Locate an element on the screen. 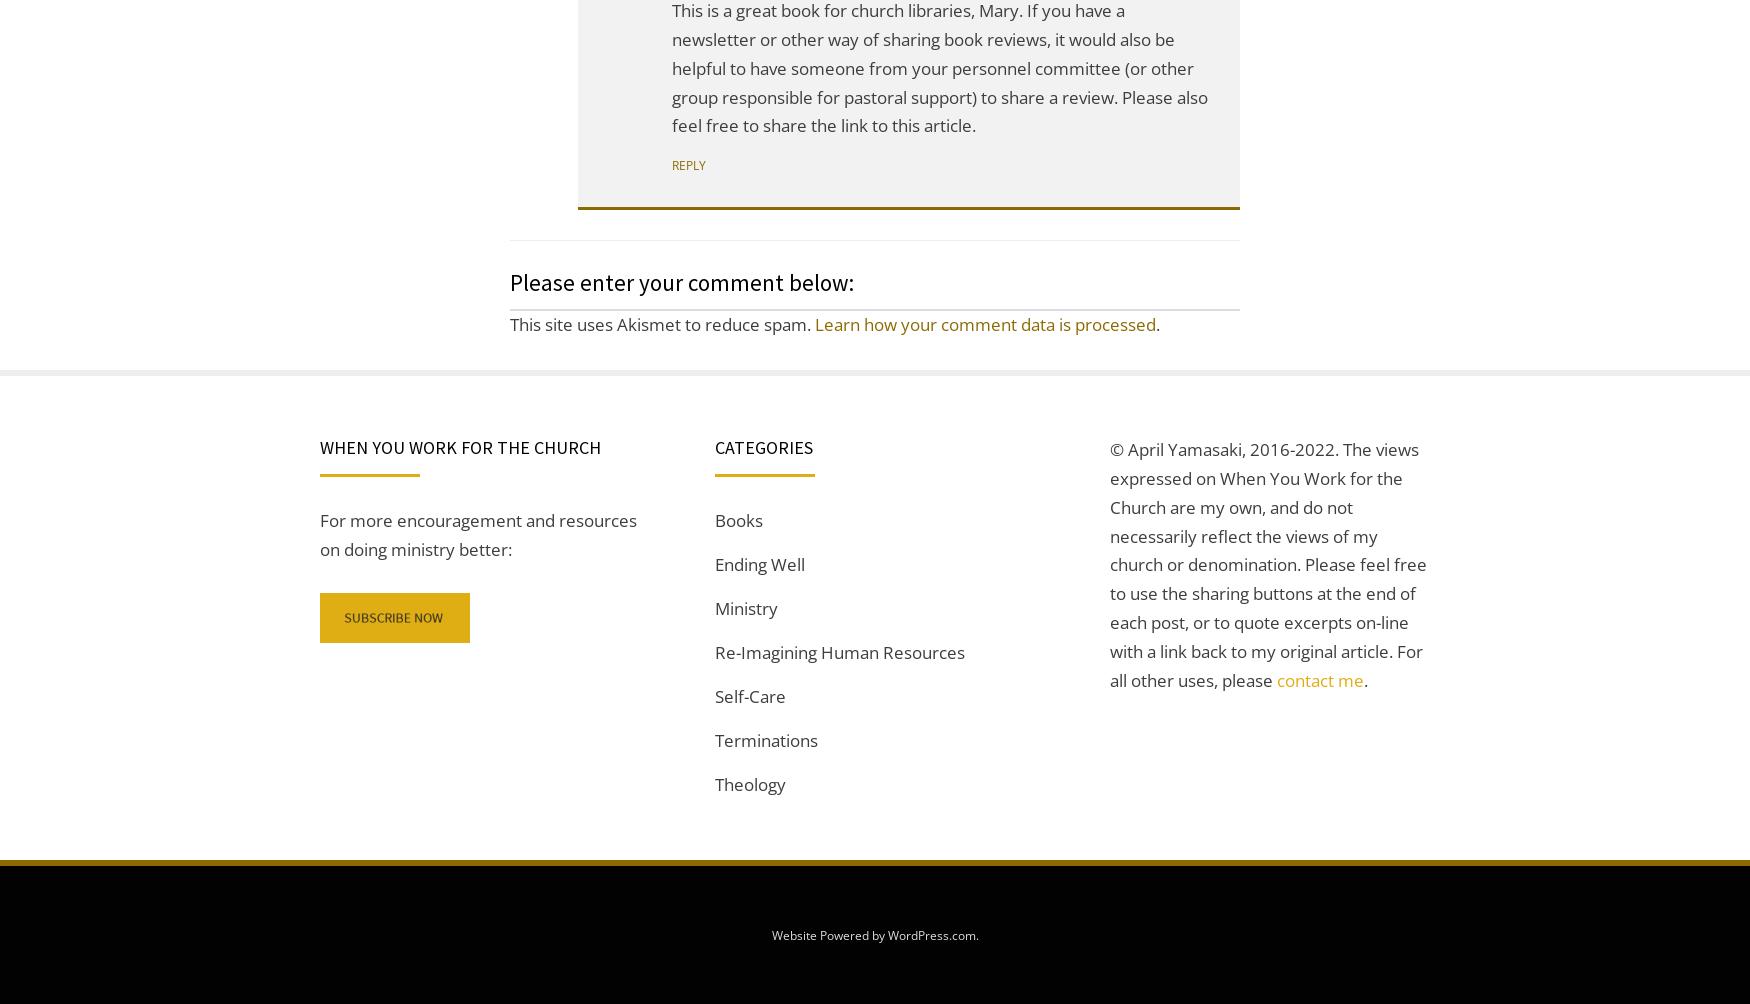  'Self-Care' is located at coordinates (750, 694).